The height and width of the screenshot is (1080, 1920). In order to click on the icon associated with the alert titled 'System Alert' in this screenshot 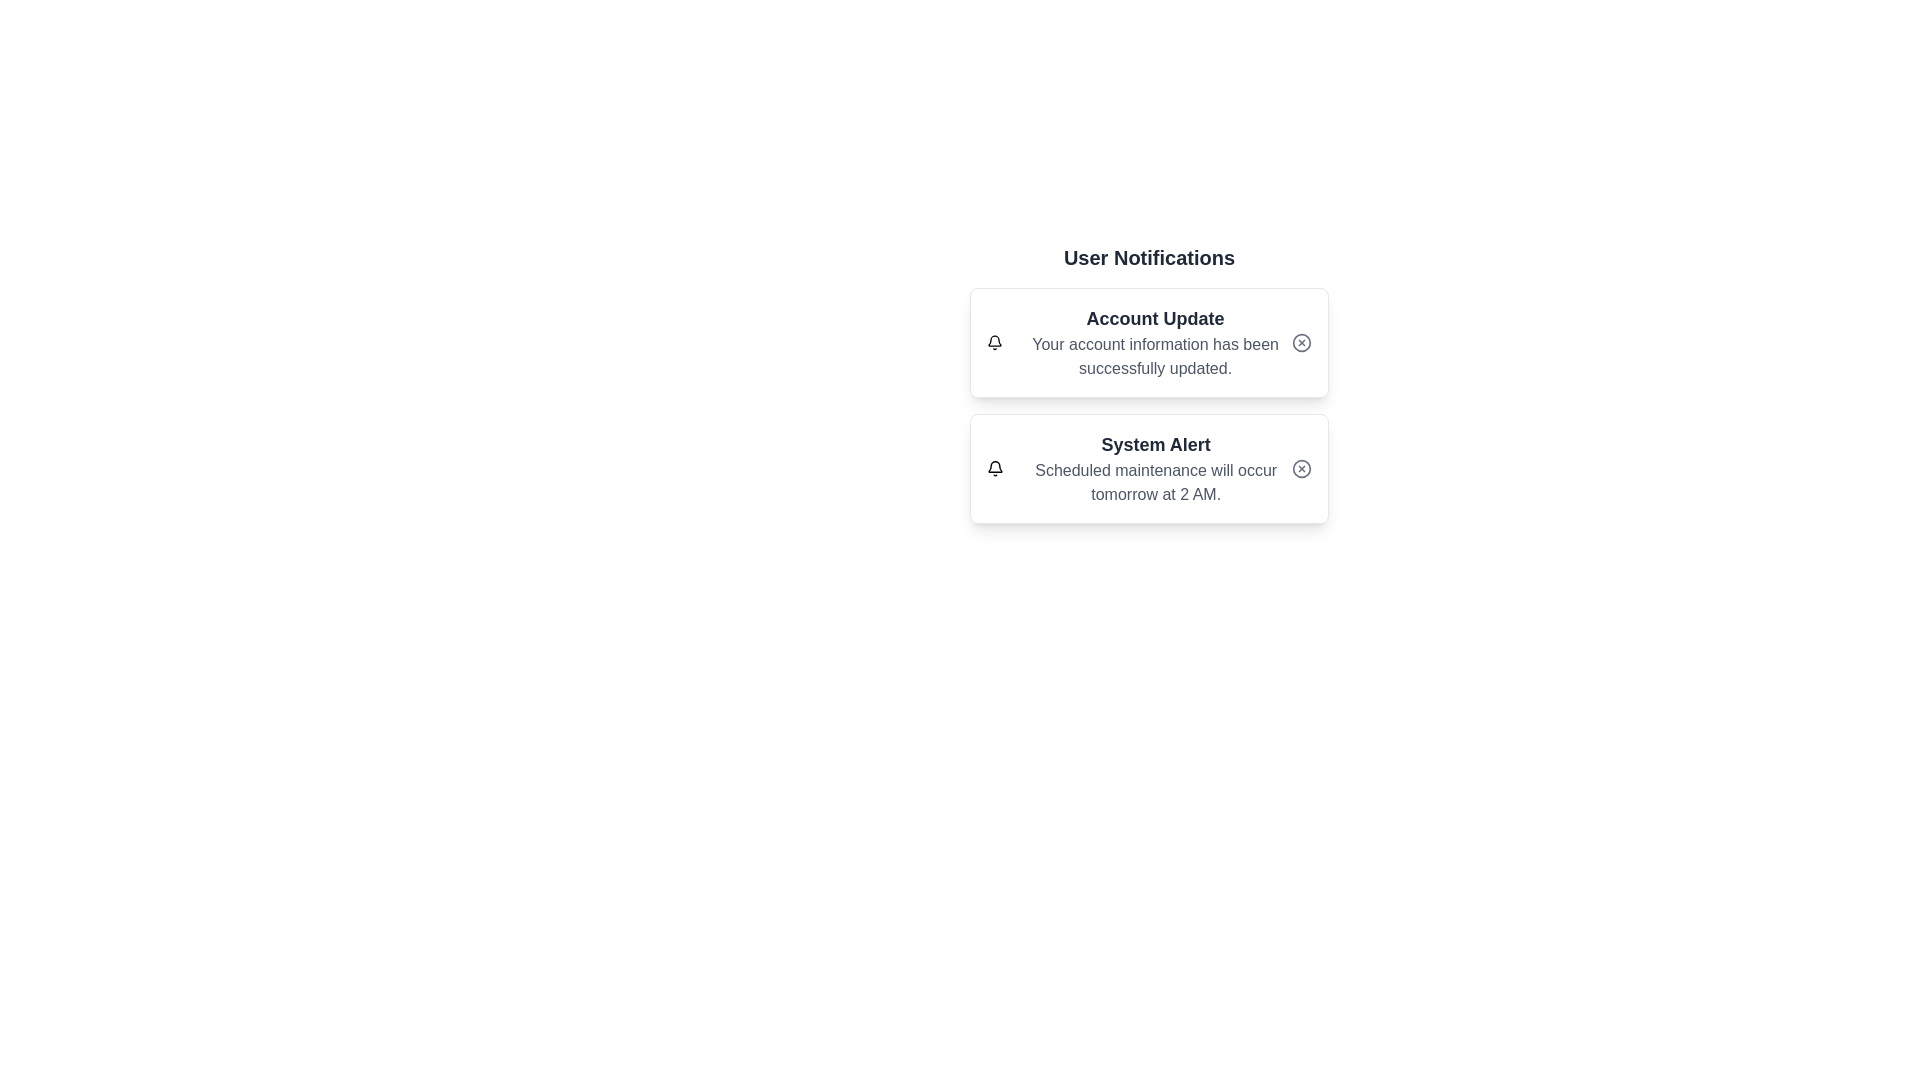, I will do `click(995, 469)`.